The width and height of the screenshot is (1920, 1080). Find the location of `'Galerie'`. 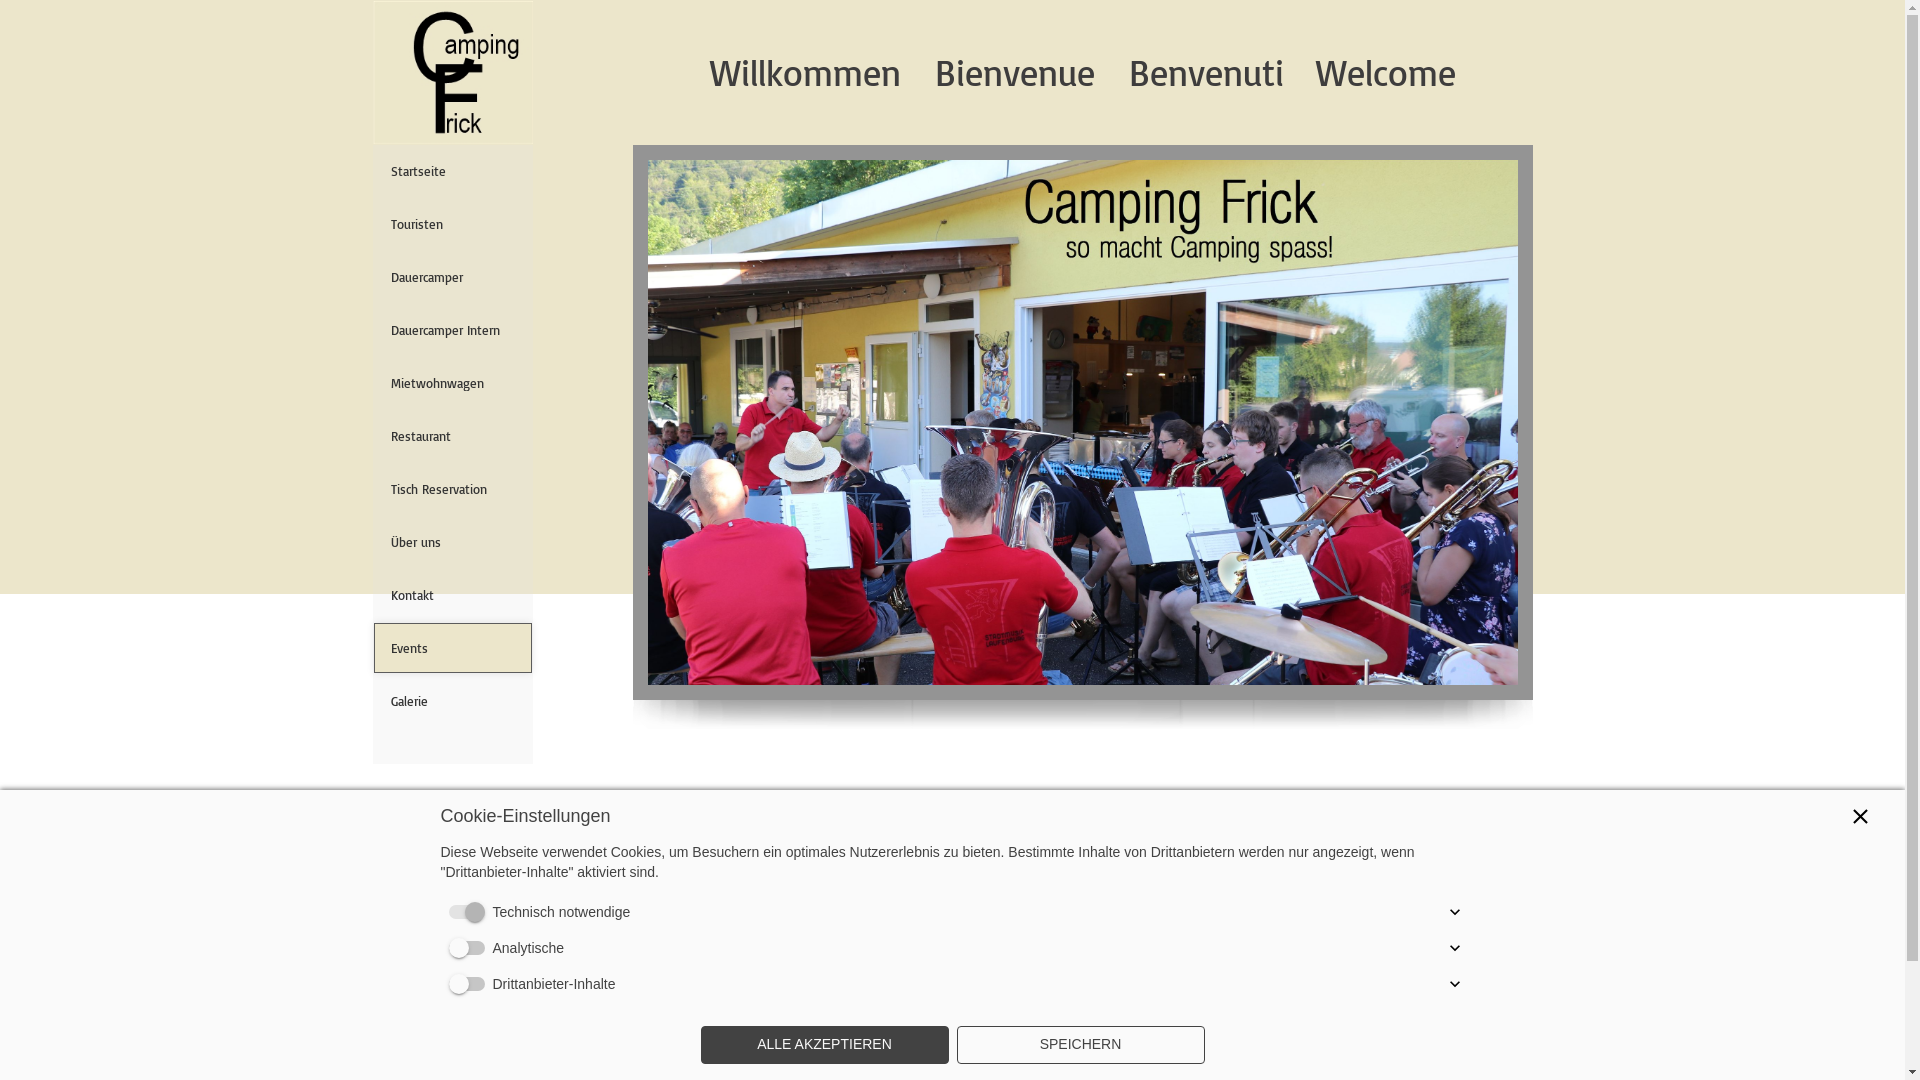

'Galerie' is located at coordinates (450, 700).